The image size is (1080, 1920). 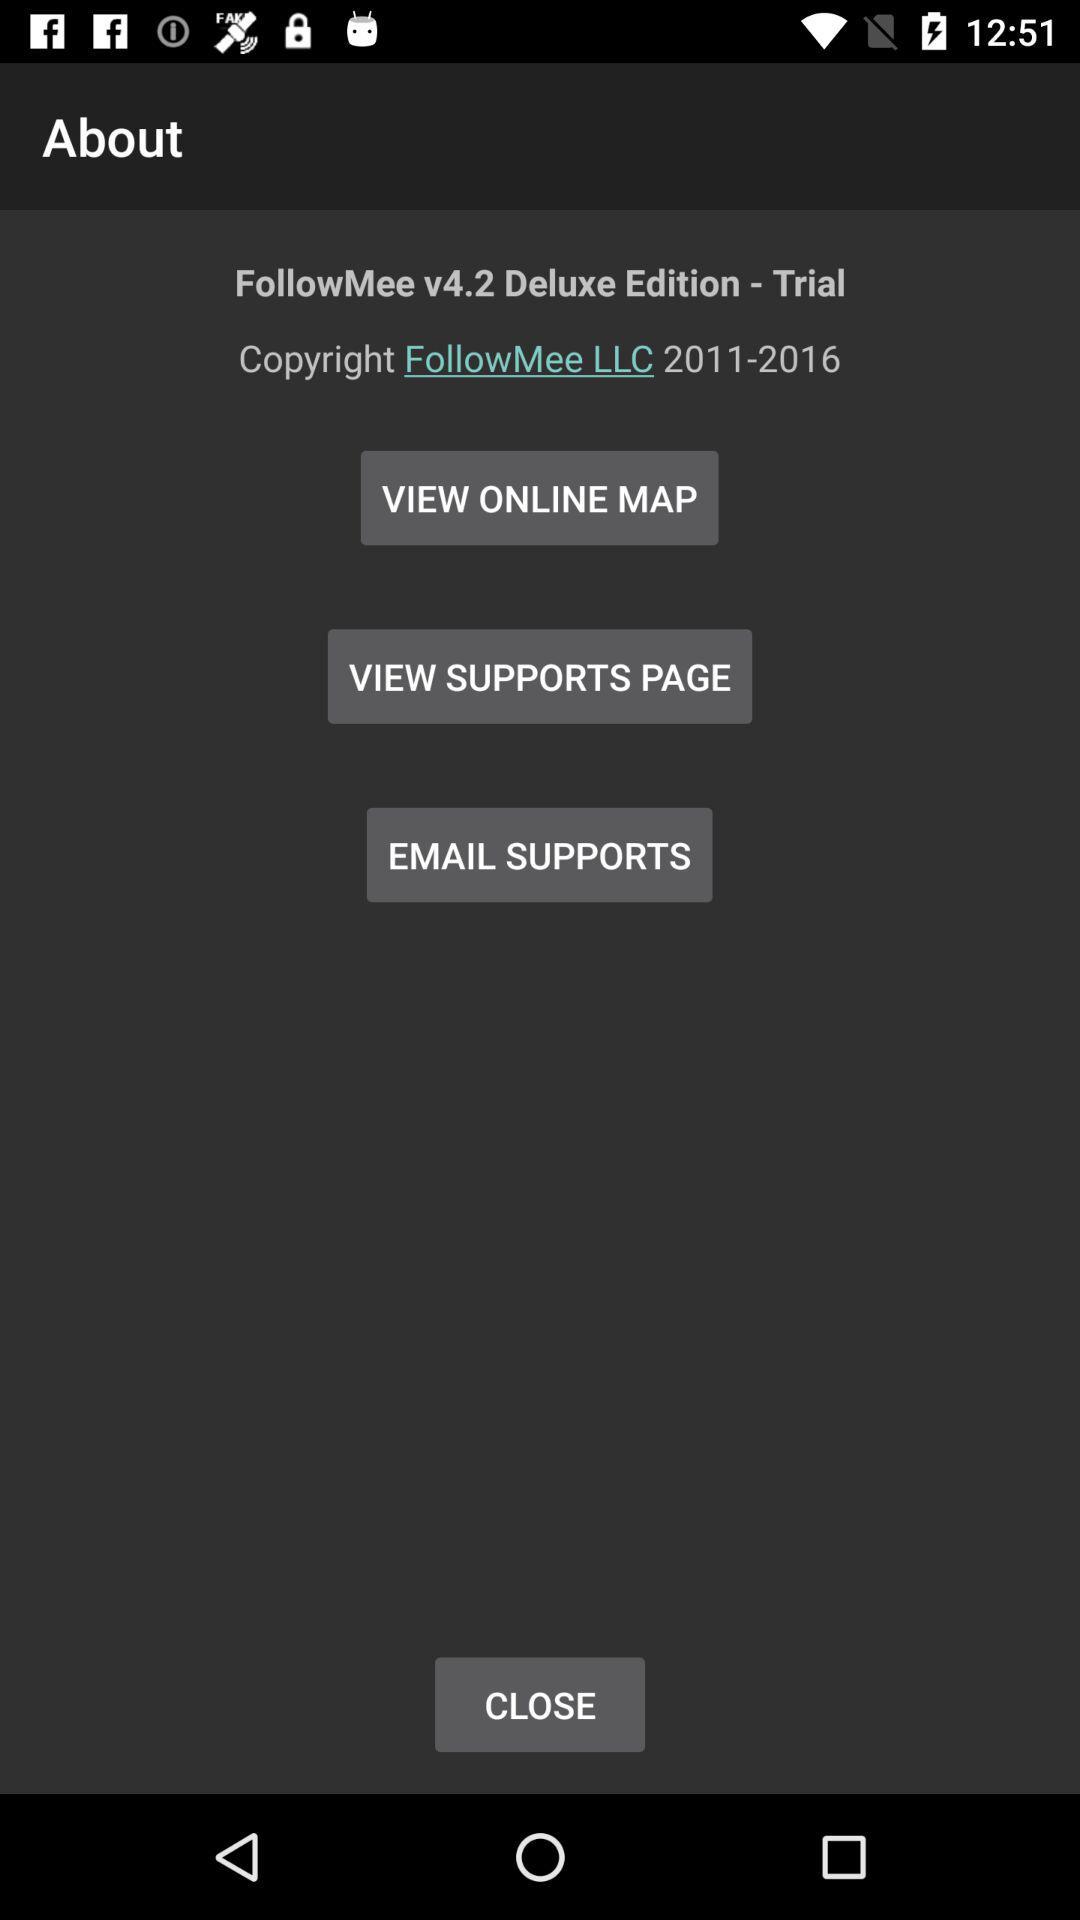 What do you see at coordinates (540, 676) in the screenshot?
I see `item above email supports item` at bounding box center [540, 676].